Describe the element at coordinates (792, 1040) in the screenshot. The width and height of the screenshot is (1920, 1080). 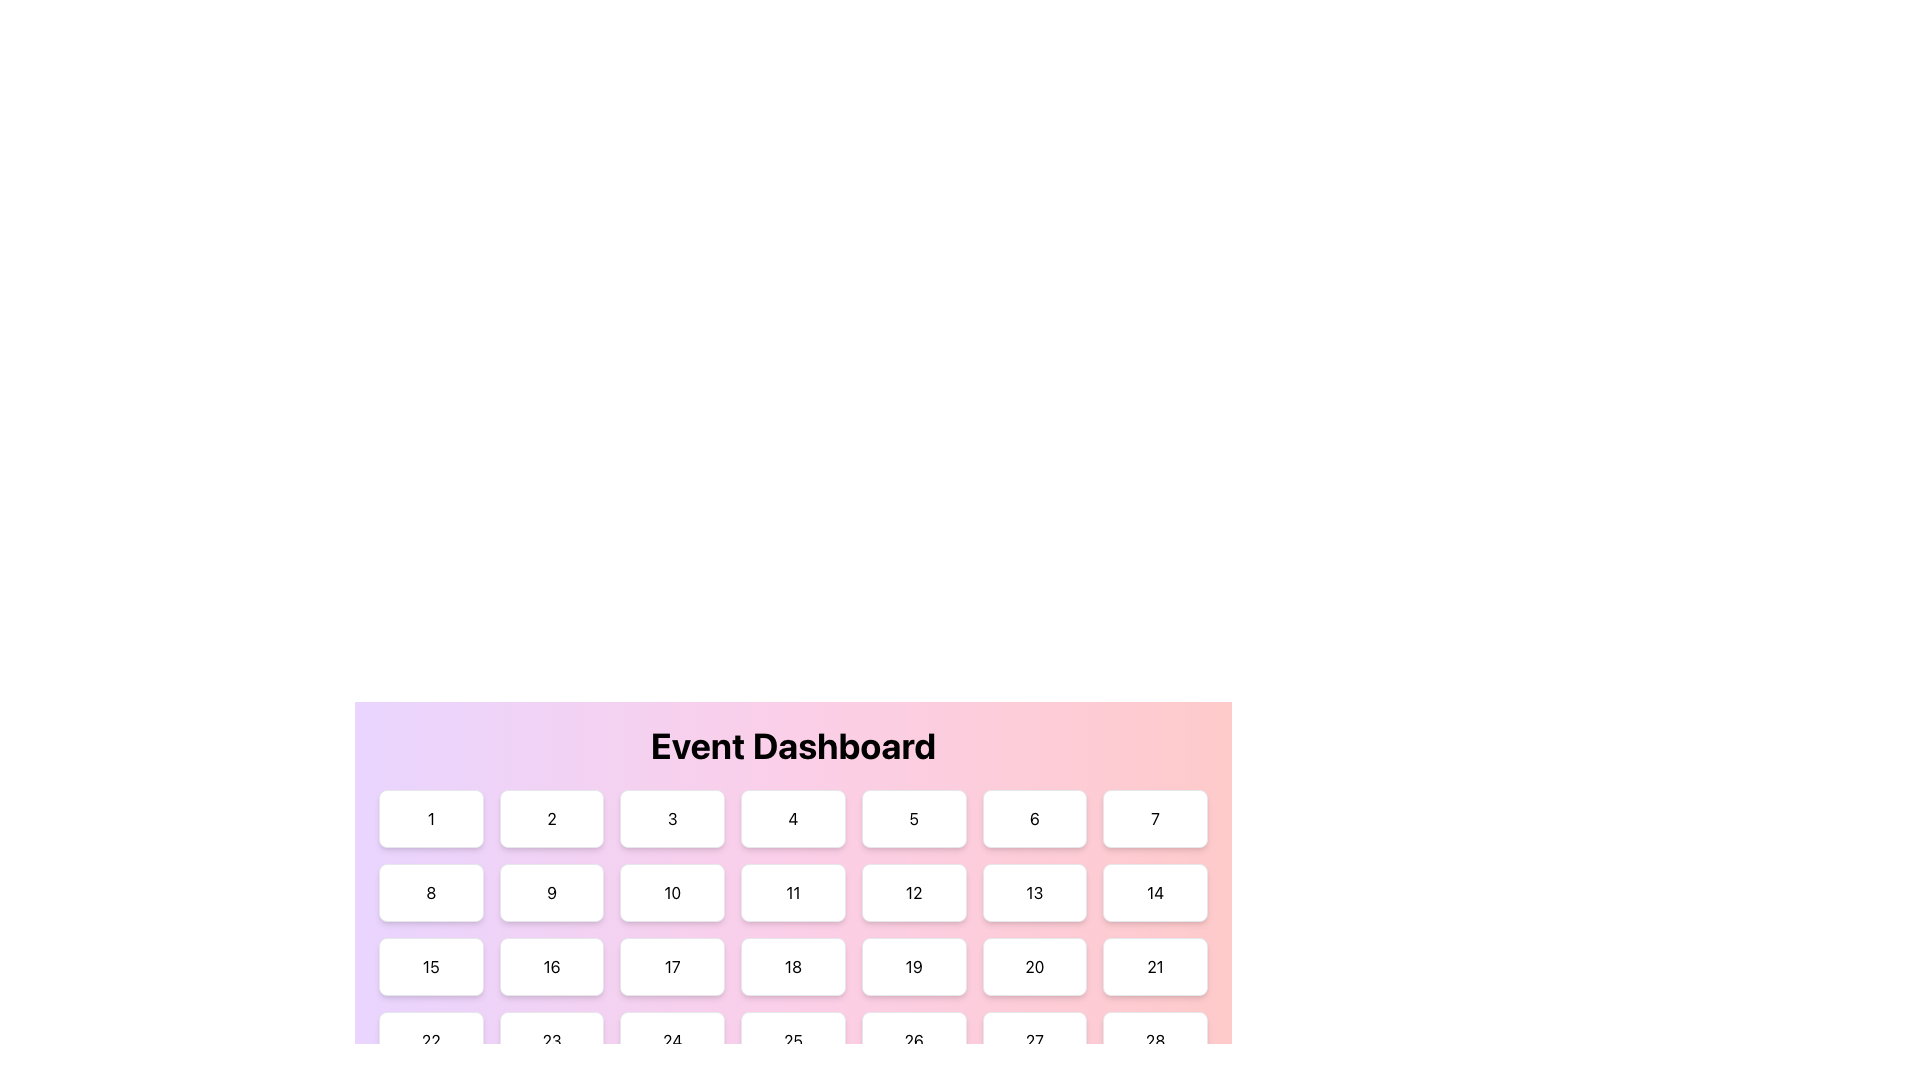
I see `the button labeled '25' located in the fourth row and fourth column of the grid under the 'Event Dashboard' heading for navigation` at that location.